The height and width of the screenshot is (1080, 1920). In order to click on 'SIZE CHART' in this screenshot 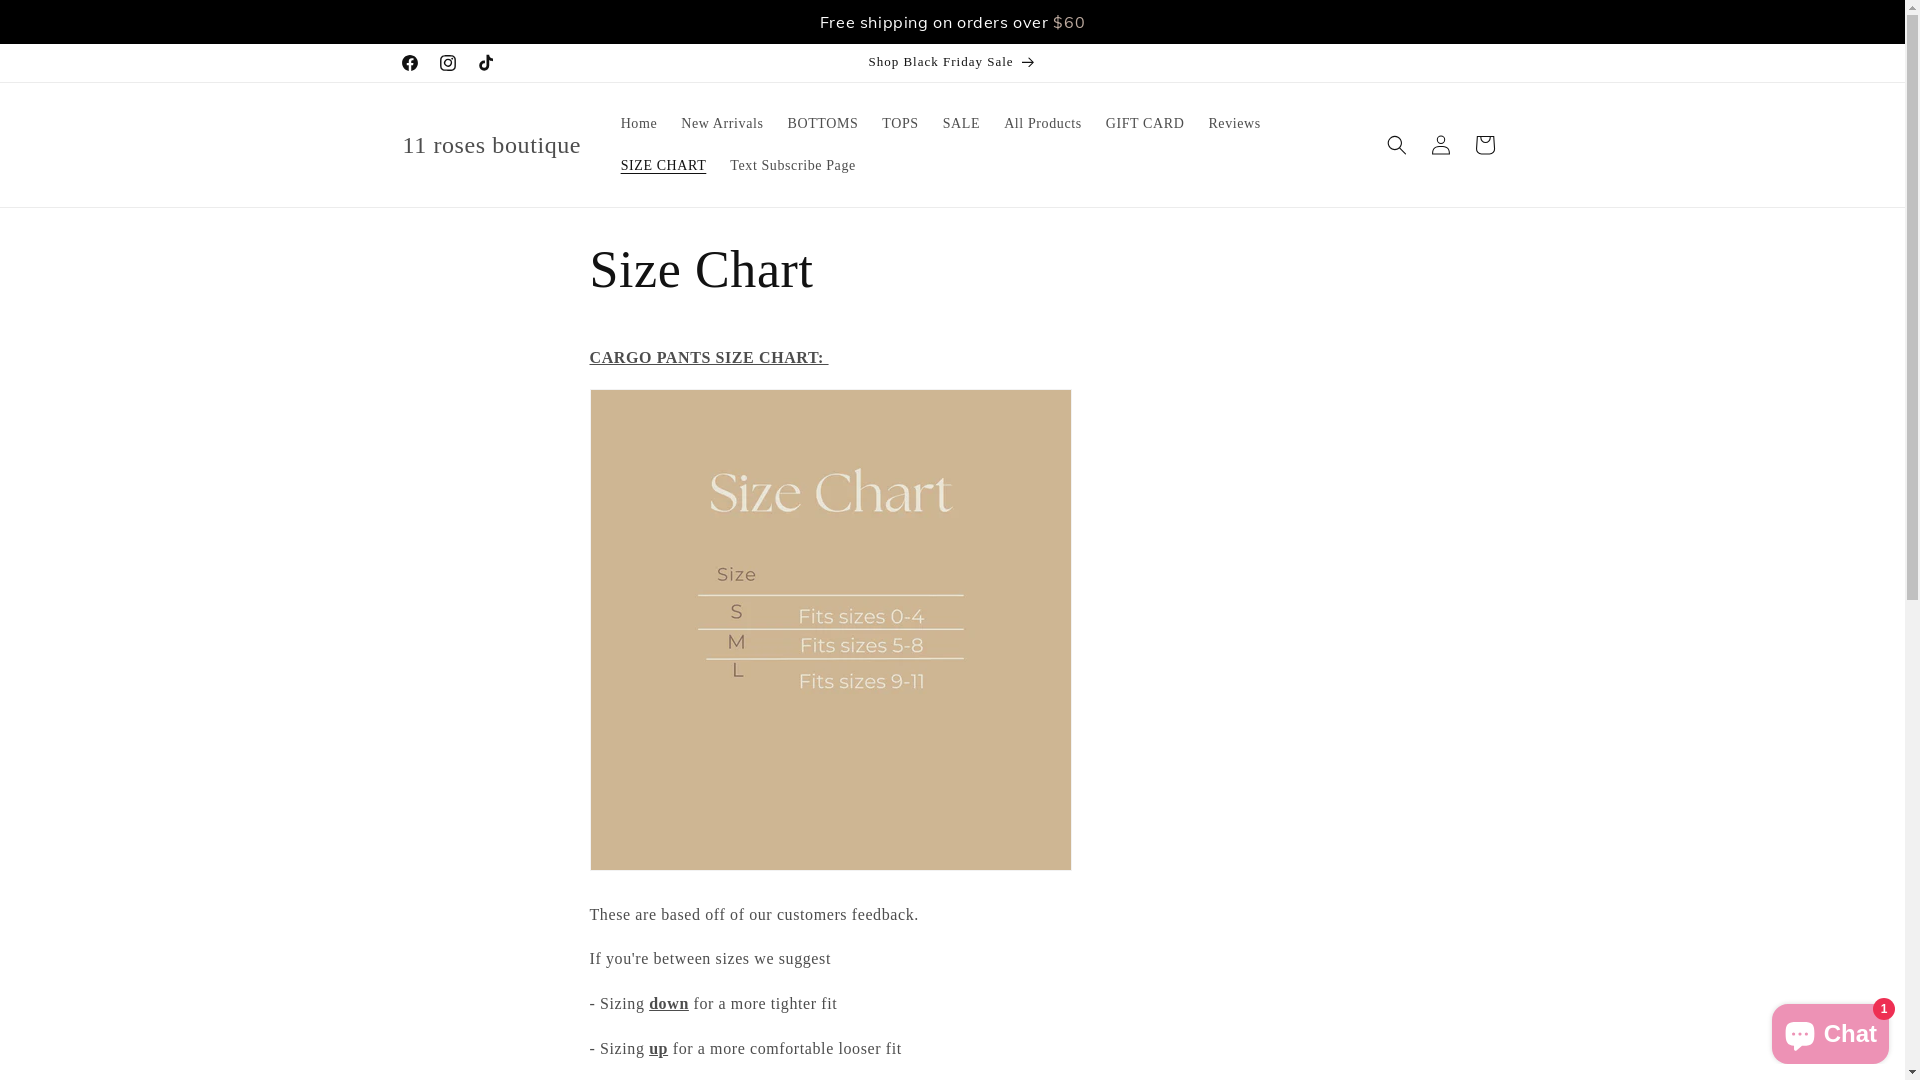, I will do `click(608, 164)`.